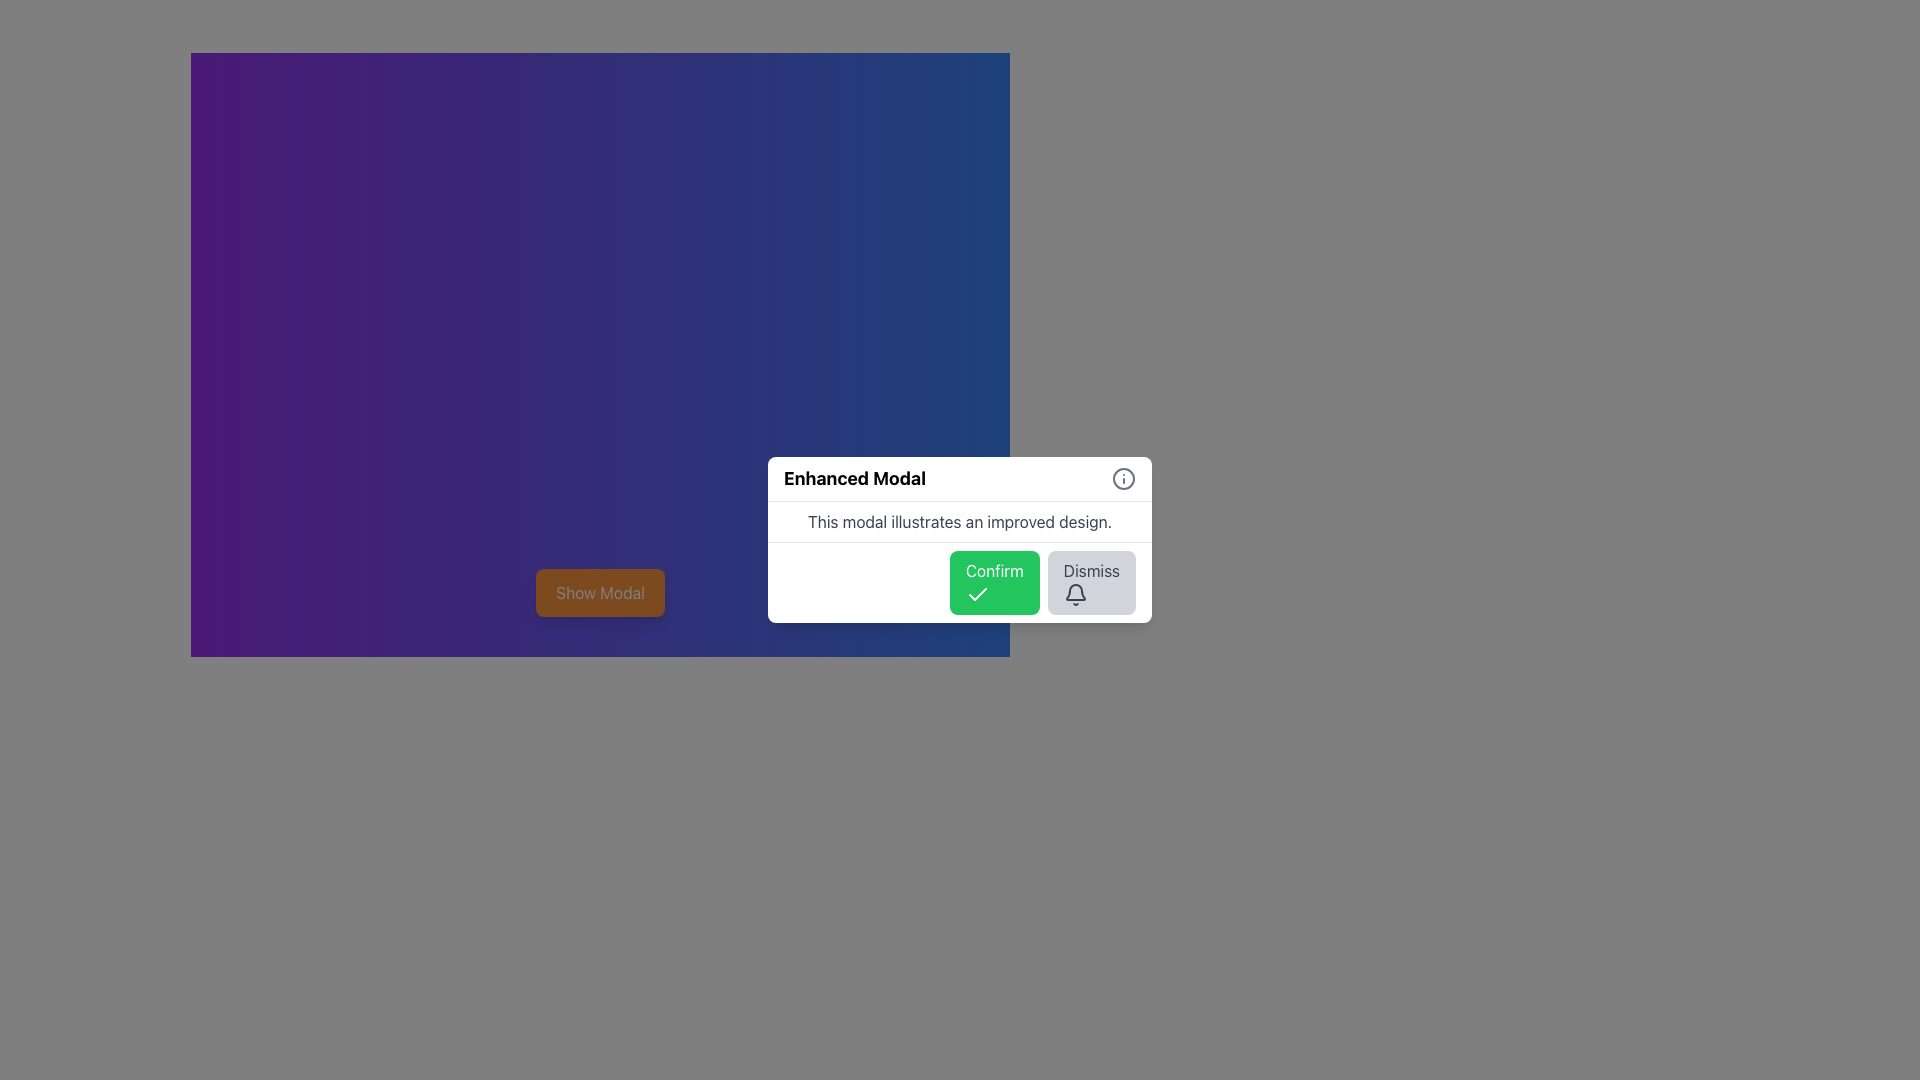  I want to click on the rectangular button with a vibrant orange background and white text 'Show Modal' to observe the hover effect, so click(599, 592).